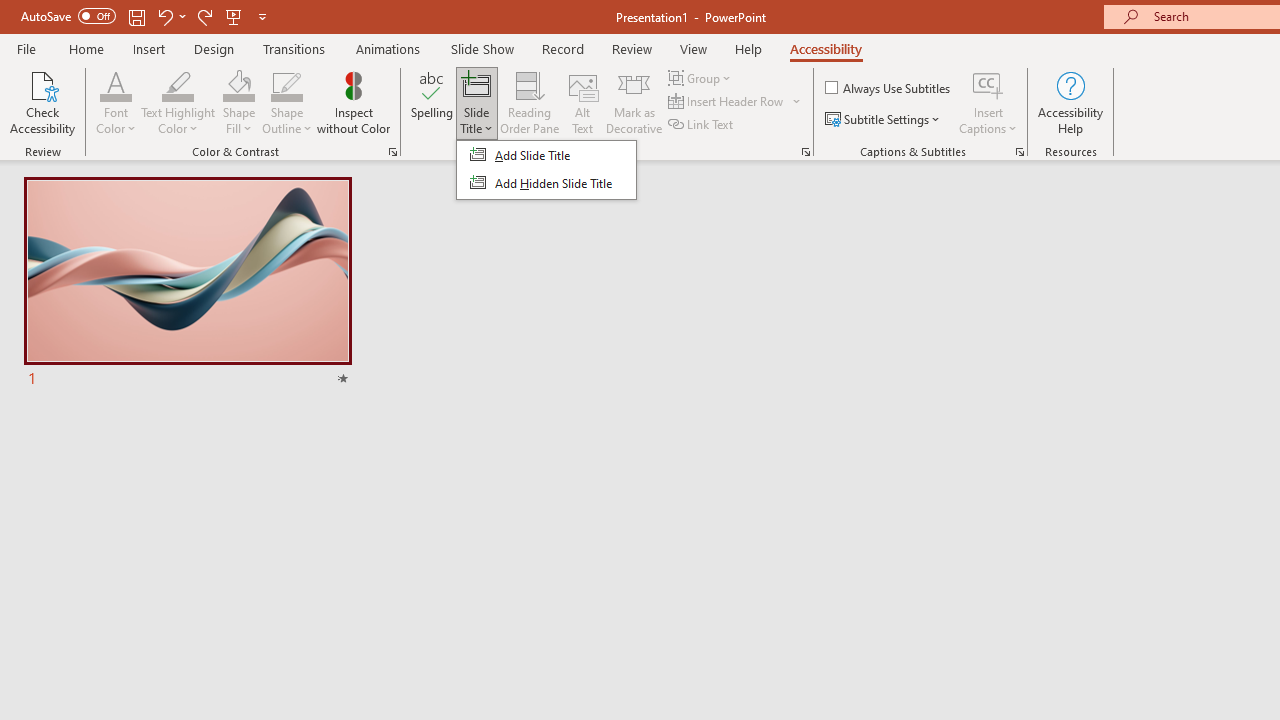  What do you see at coordinates (805, 150) in the screenshot?
I see `'Screen Reader'` at bounding box center [805, 150].